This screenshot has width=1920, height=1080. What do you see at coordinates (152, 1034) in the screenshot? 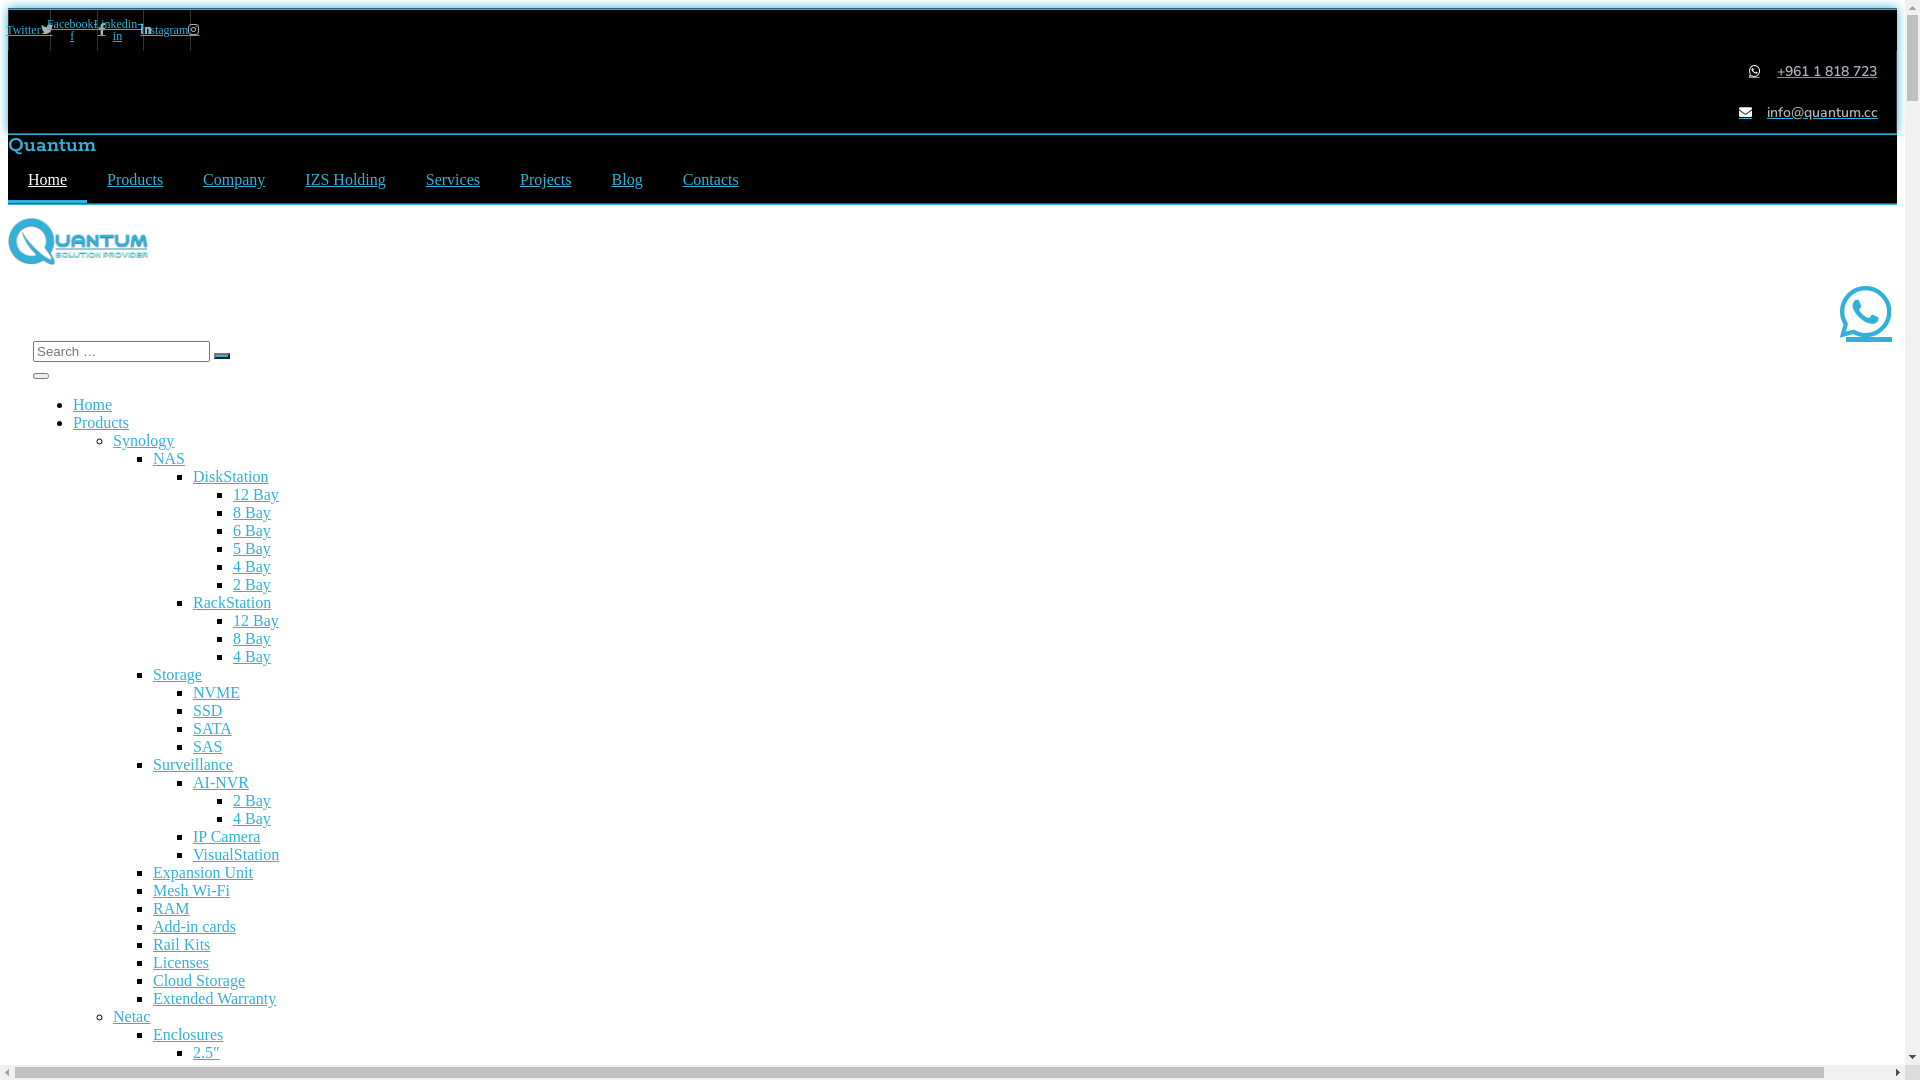
I see `'Enclosures'` at bounding box center [152, 1034].